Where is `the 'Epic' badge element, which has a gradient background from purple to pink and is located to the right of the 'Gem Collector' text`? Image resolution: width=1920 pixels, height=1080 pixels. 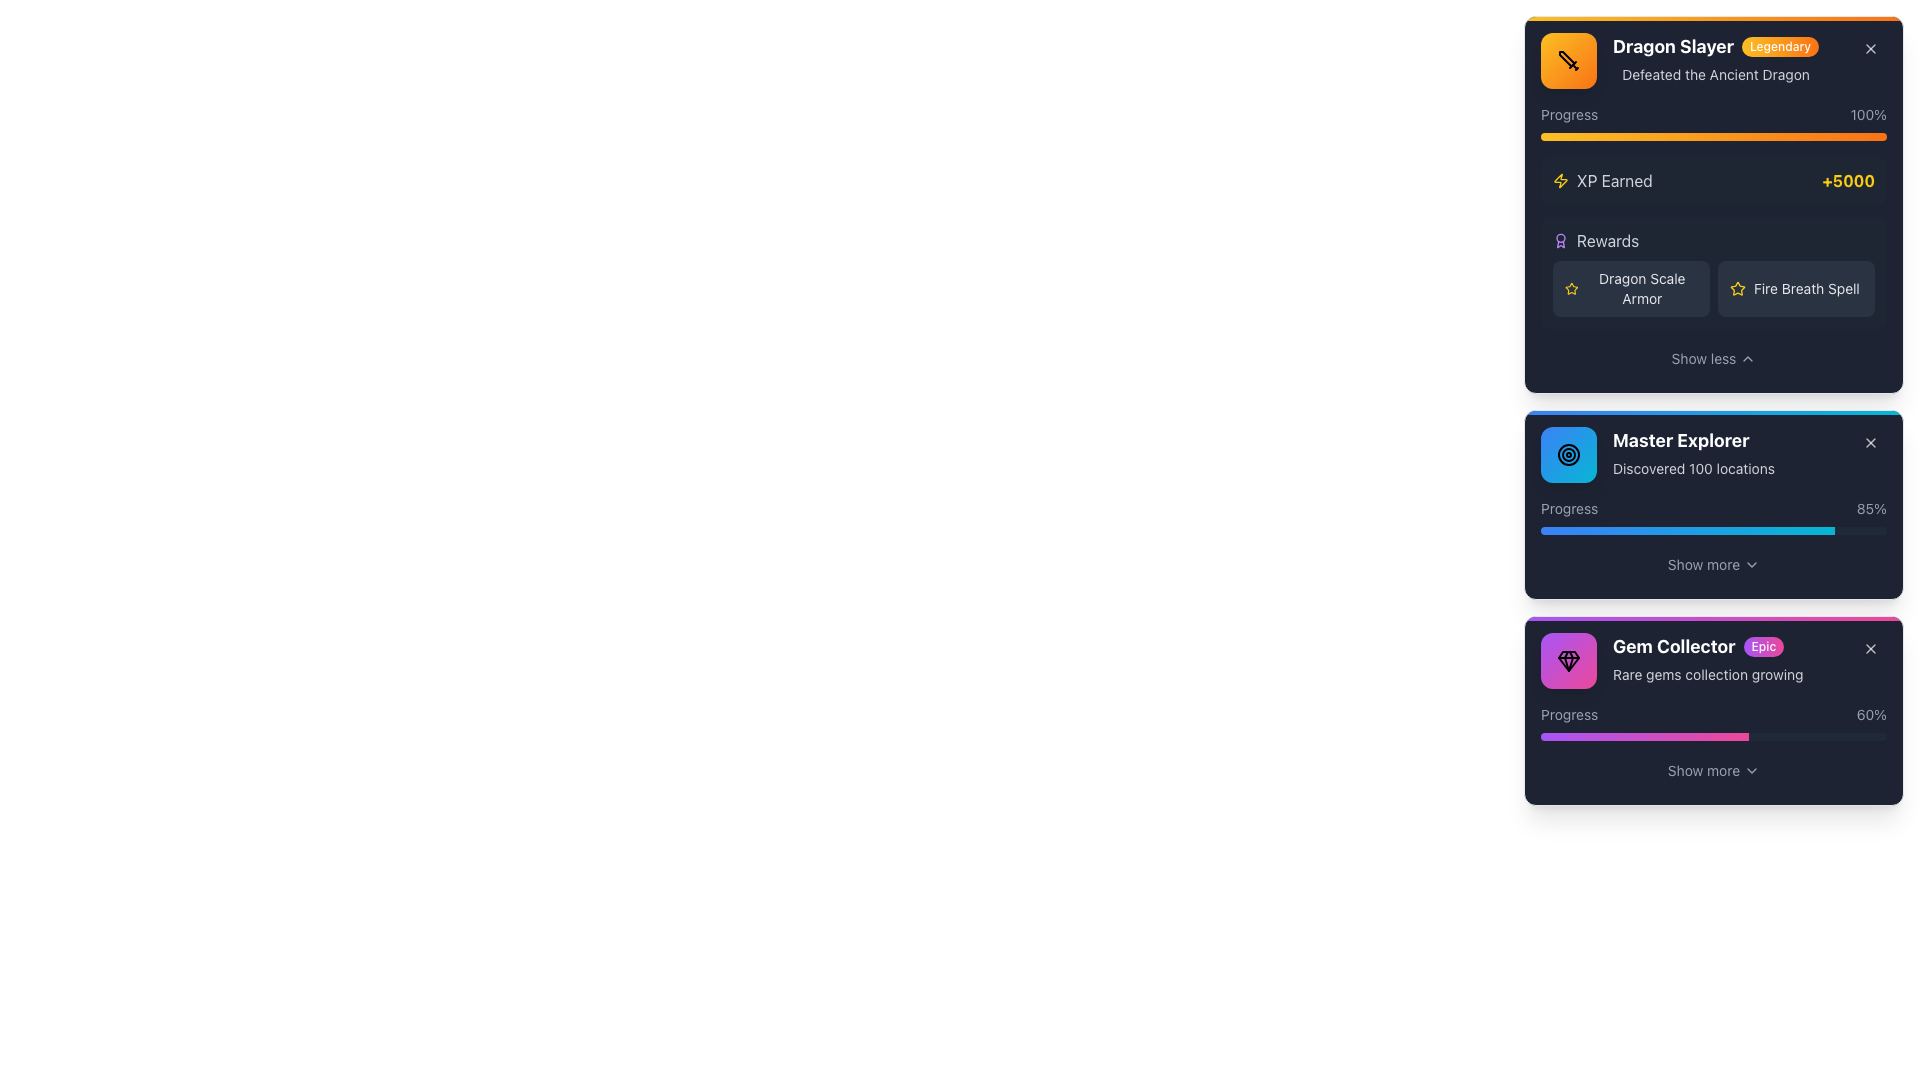 the 'Epic' badge element, which has a gradient background from purple to pink and is located to the right of the 'Gem Collector' text is located at coordinates (1763, 647).